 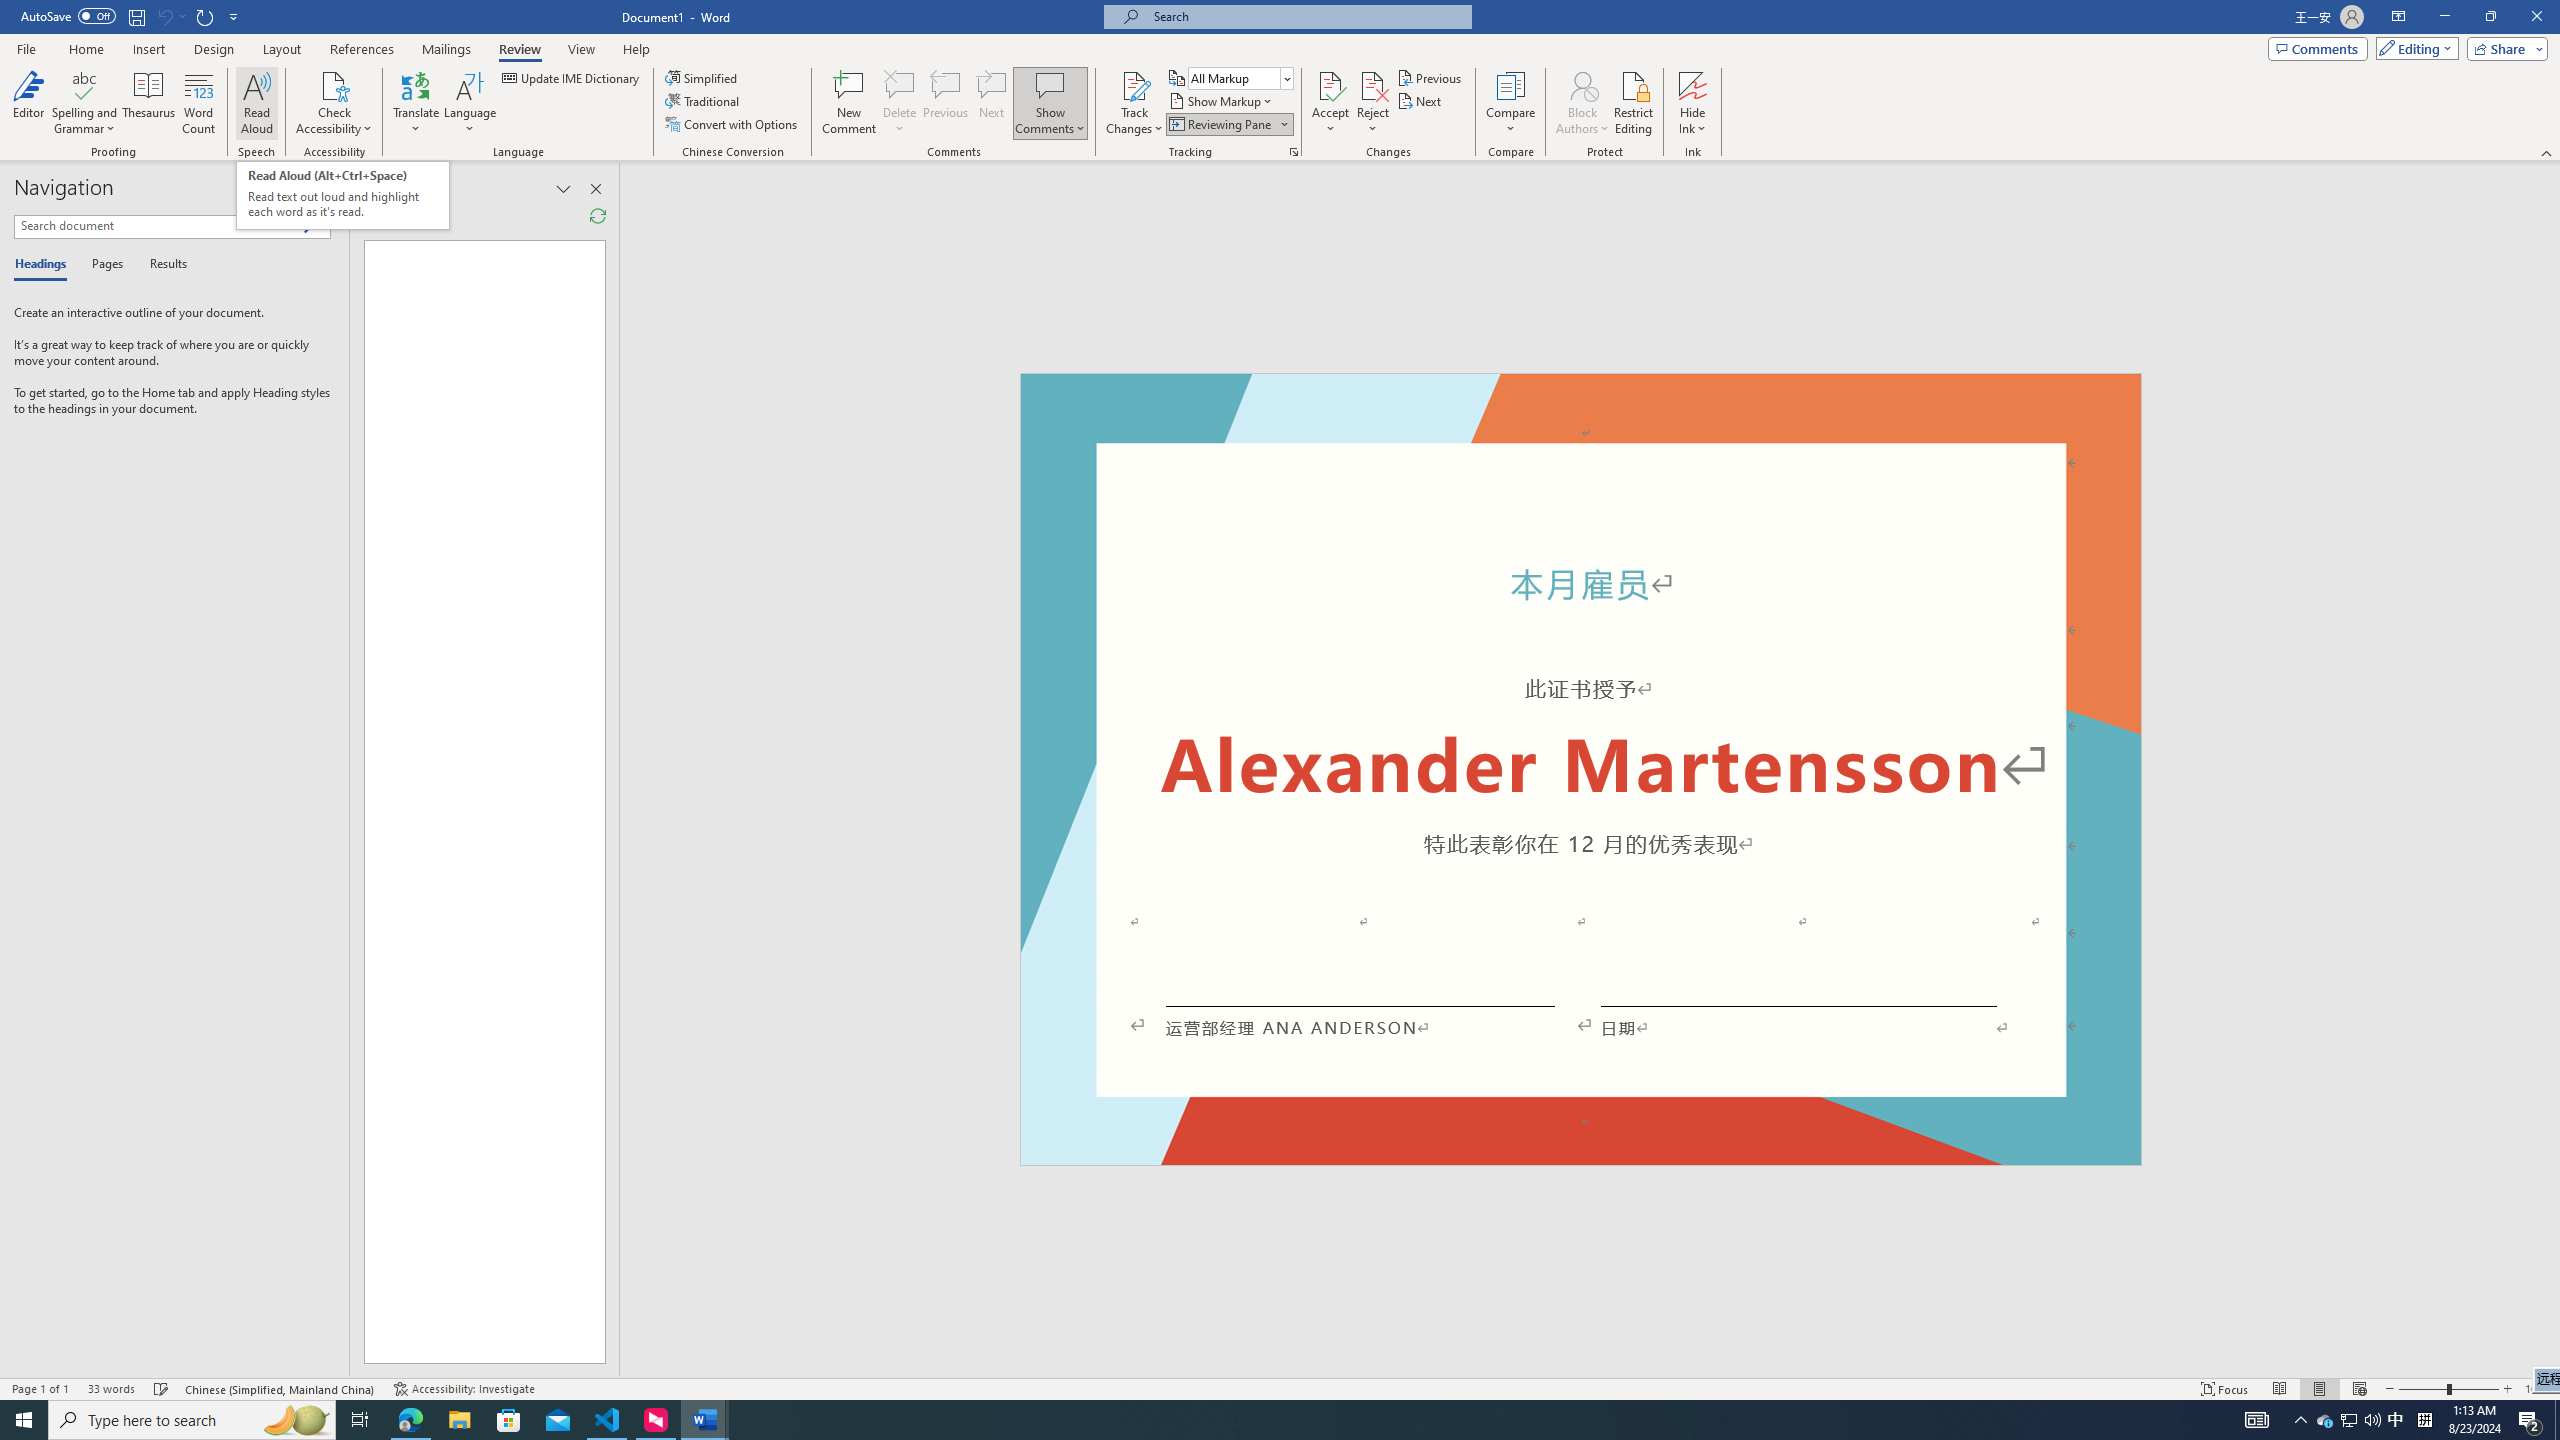 I want to click on 'Focus ', so click(x=2225, y=1389).